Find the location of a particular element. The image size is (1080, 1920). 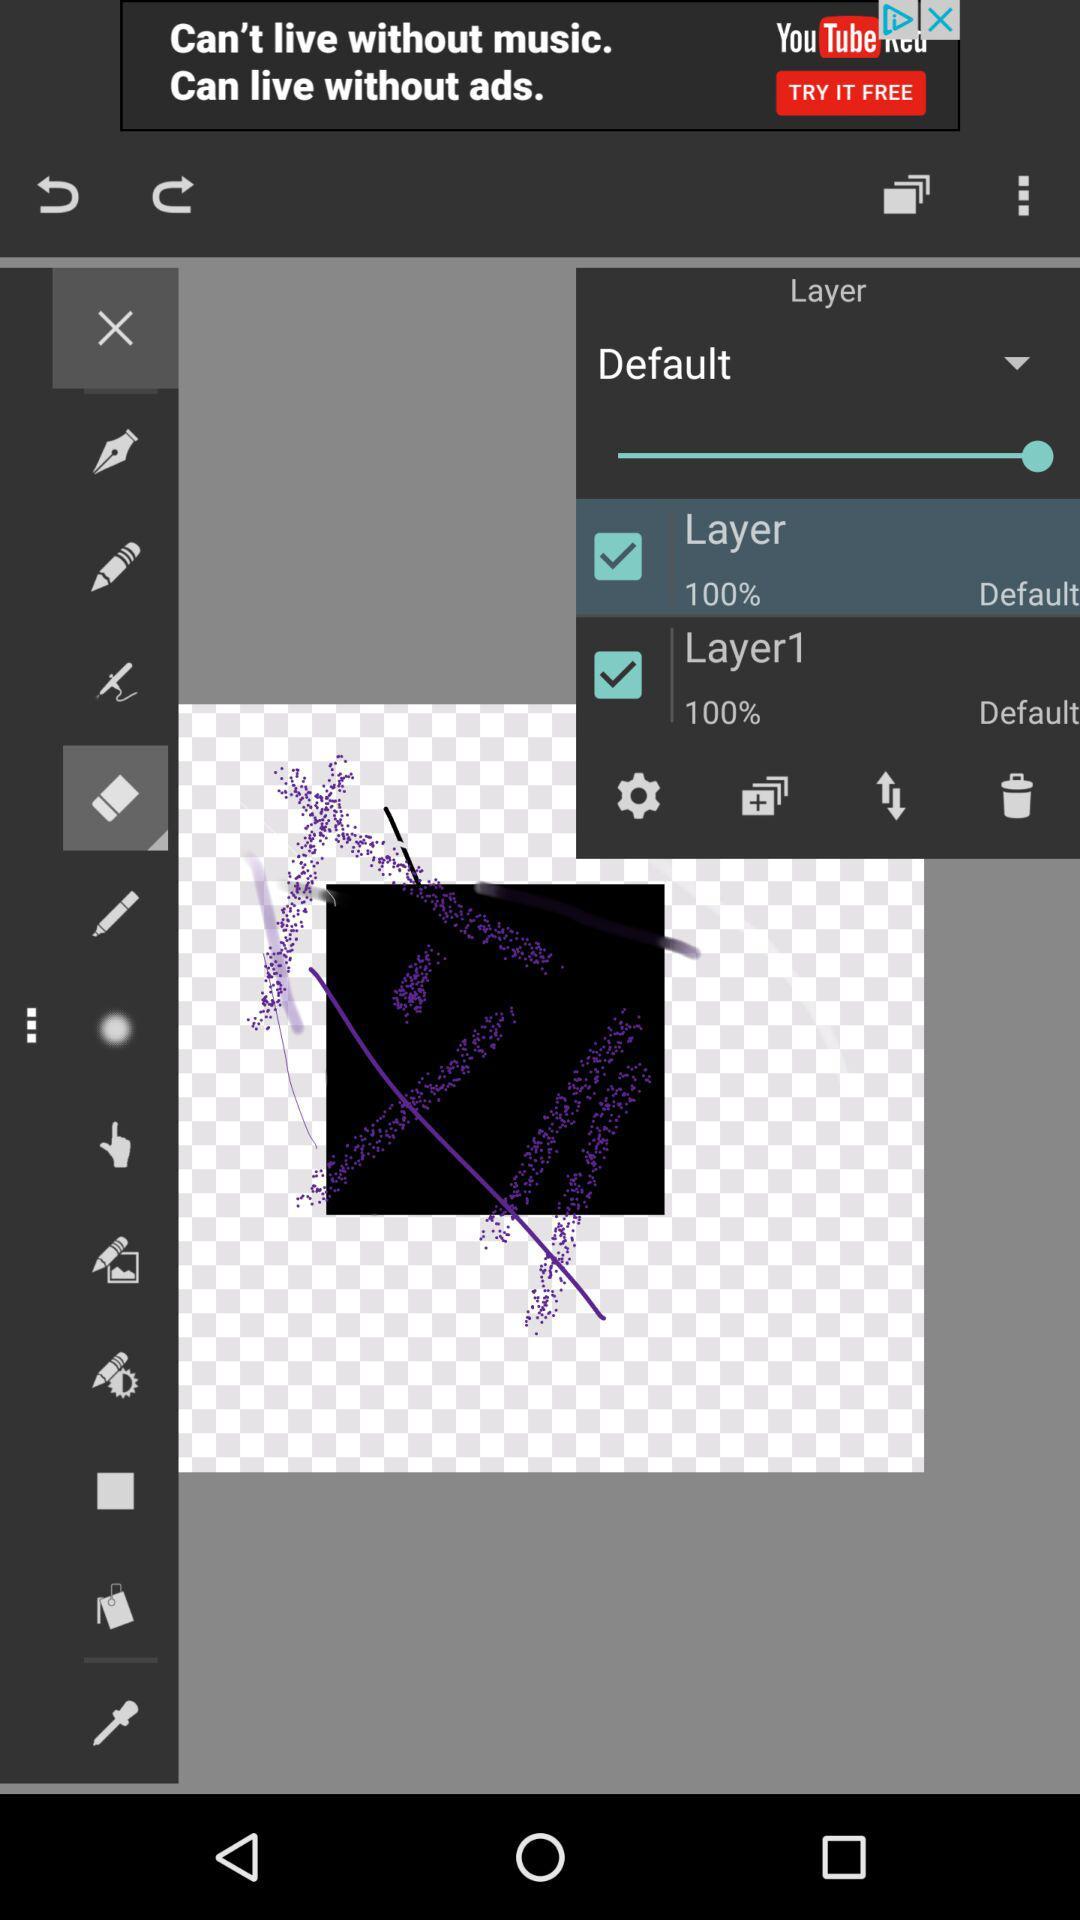

the wallpaper icon is located at coordinates (115, 1258).